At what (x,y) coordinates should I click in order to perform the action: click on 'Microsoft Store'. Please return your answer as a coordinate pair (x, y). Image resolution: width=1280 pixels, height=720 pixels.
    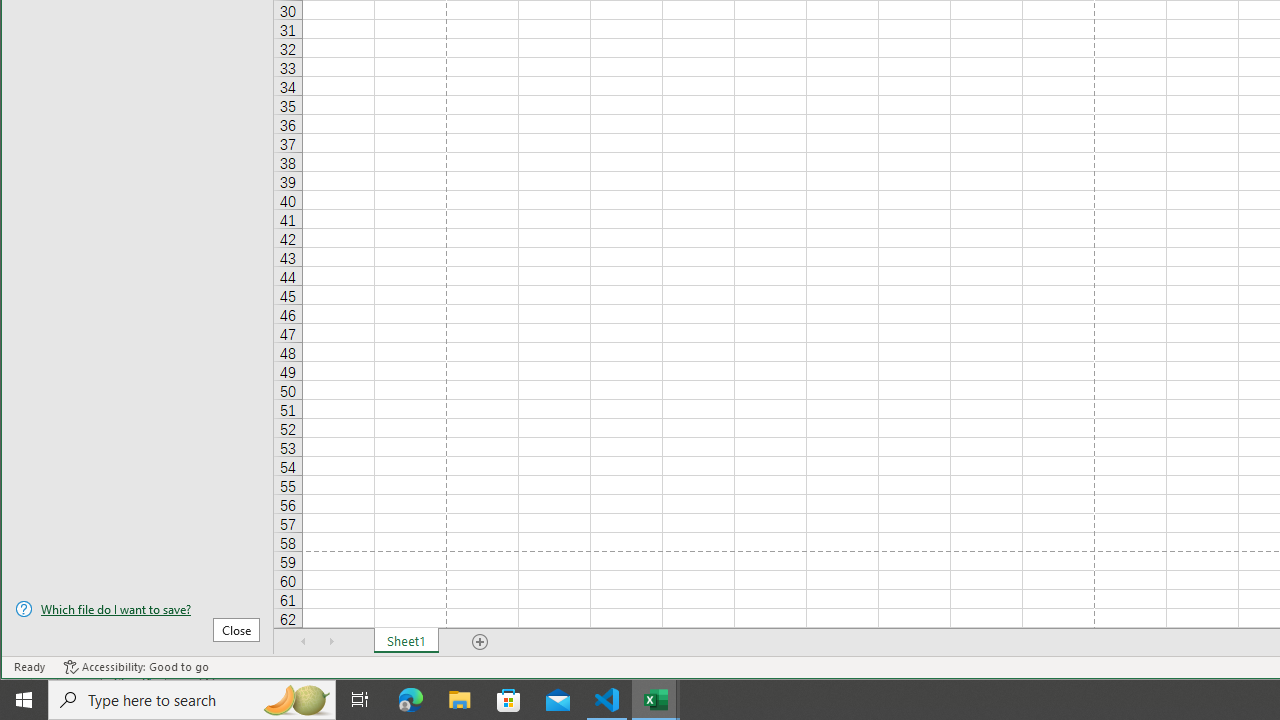
    Looking at the image, I should click on (509, 698).